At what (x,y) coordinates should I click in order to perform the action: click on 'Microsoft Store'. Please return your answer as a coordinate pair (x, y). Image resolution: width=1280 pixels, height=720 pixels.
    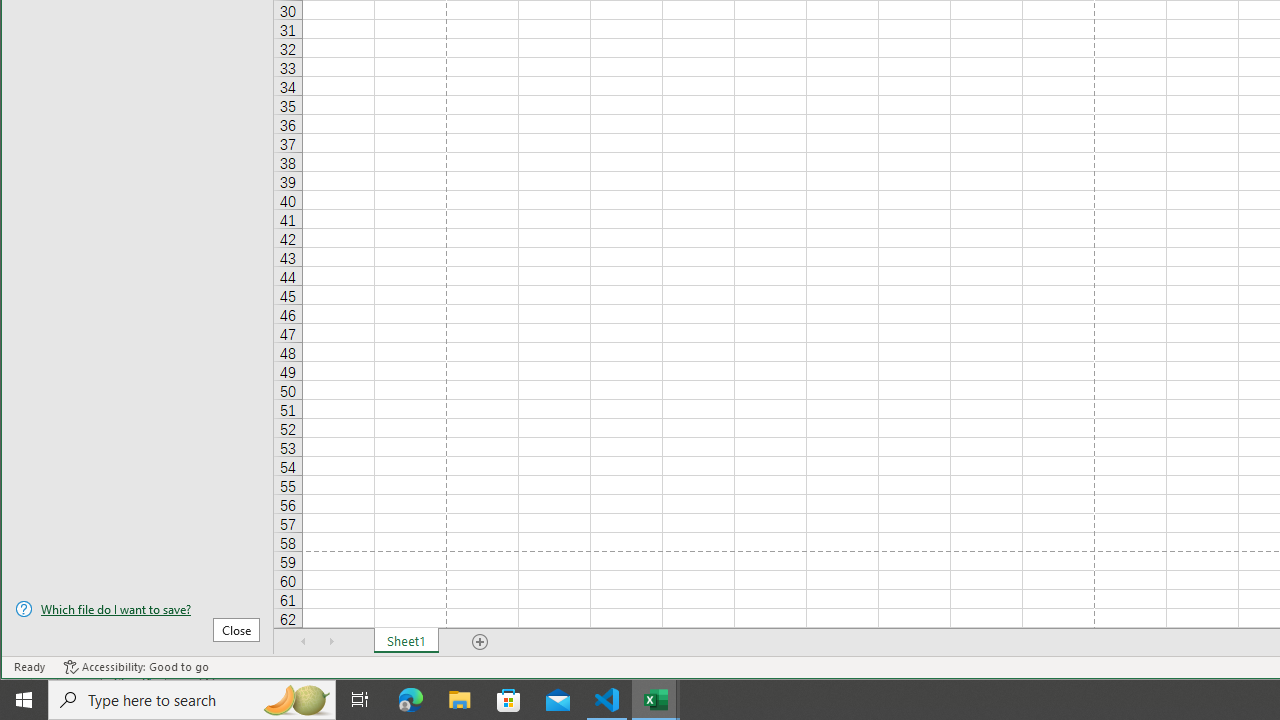
    Looking at the image, I should click on (509, 698).